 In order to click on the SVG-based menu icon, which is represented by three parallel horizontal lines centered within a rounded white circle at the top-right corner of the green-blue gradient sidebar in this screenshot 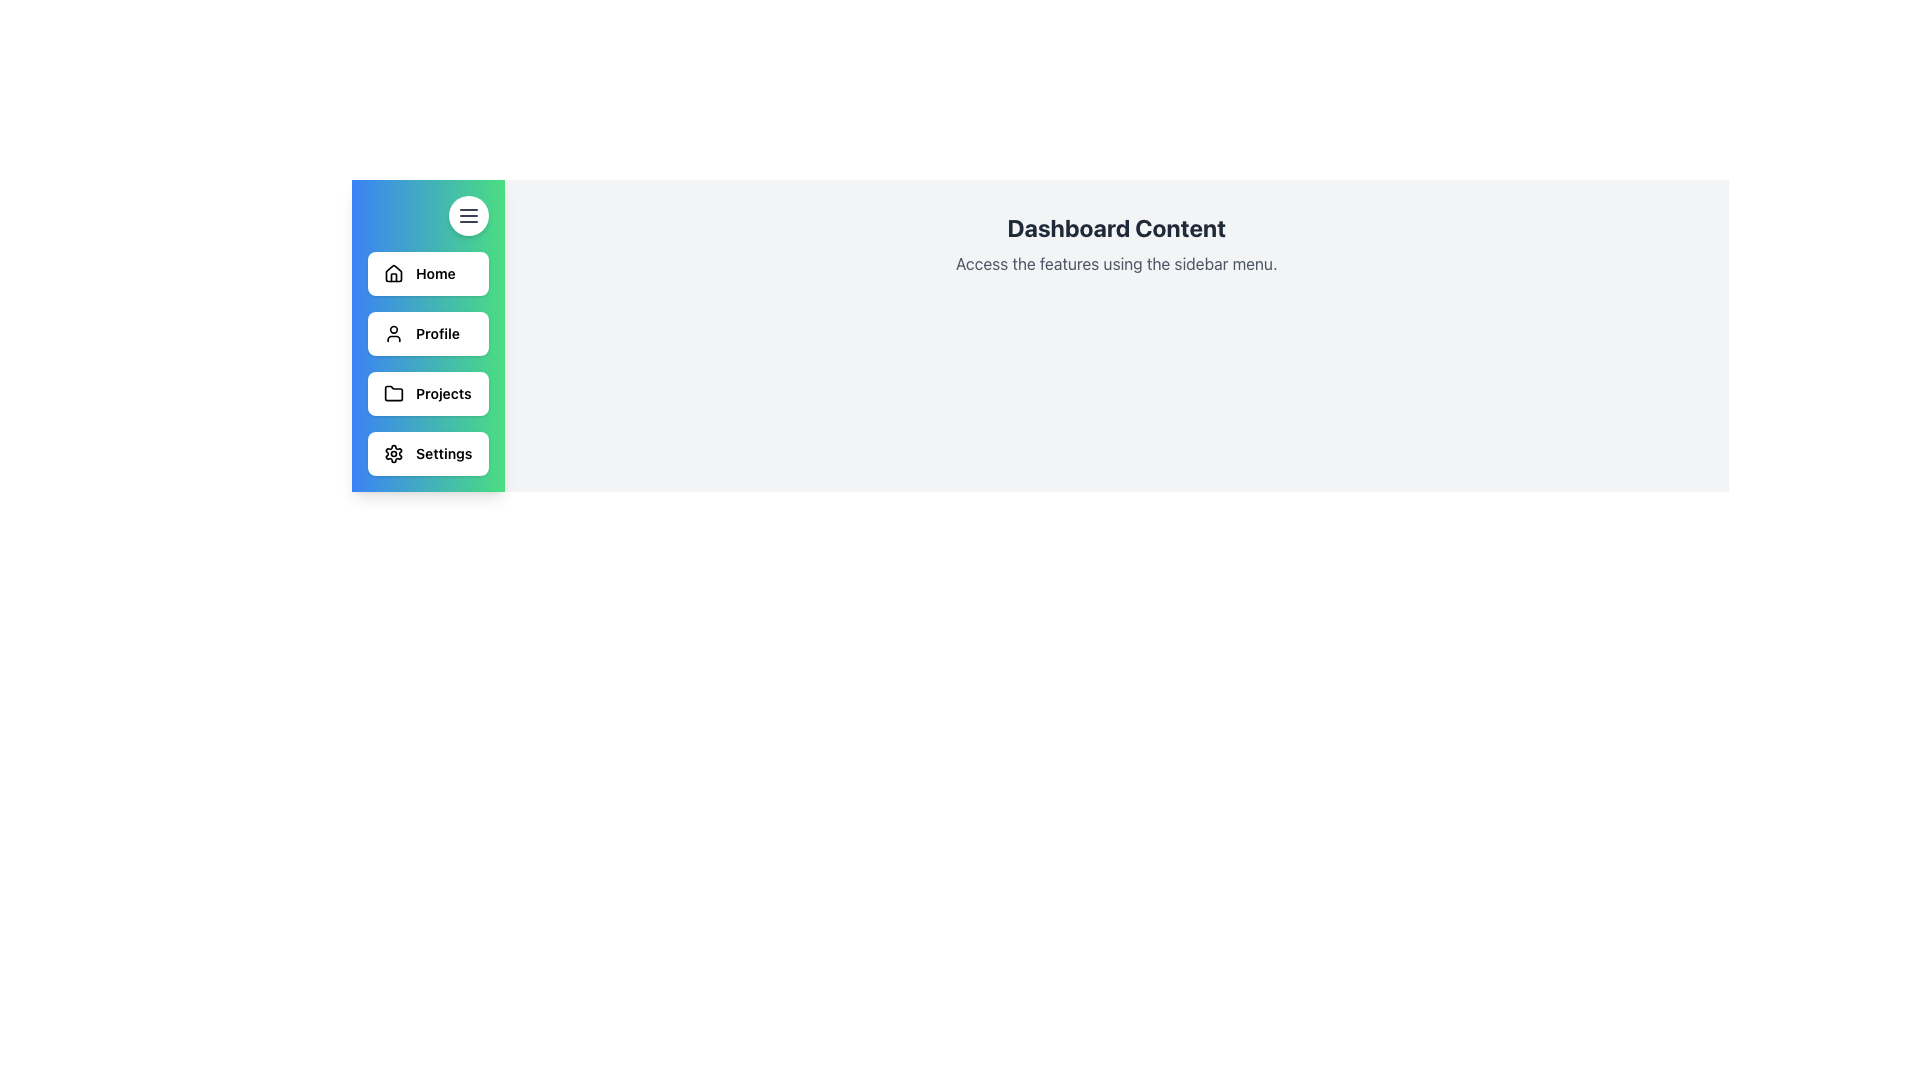, I will do `click(467, 216)`.